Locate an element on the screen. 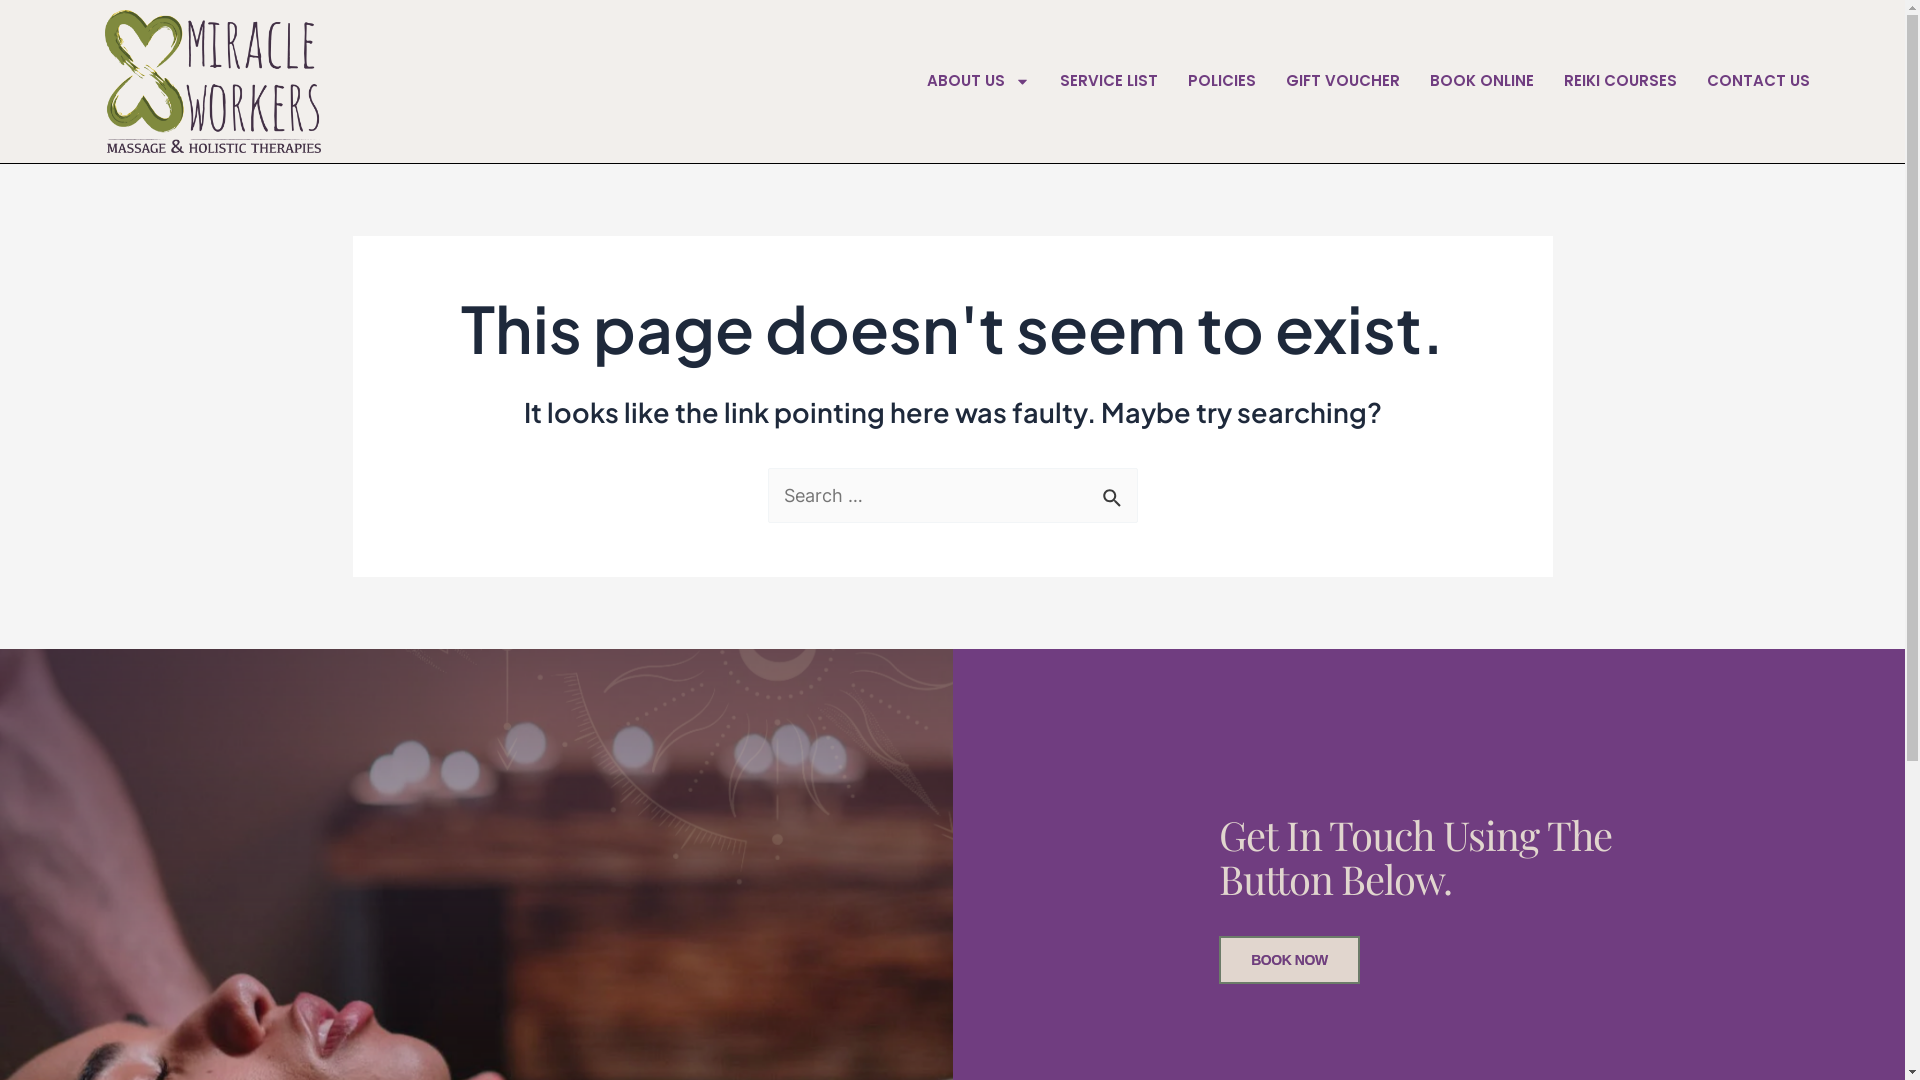  'REIKI COURSES' is located at coordinates (1620, 80).